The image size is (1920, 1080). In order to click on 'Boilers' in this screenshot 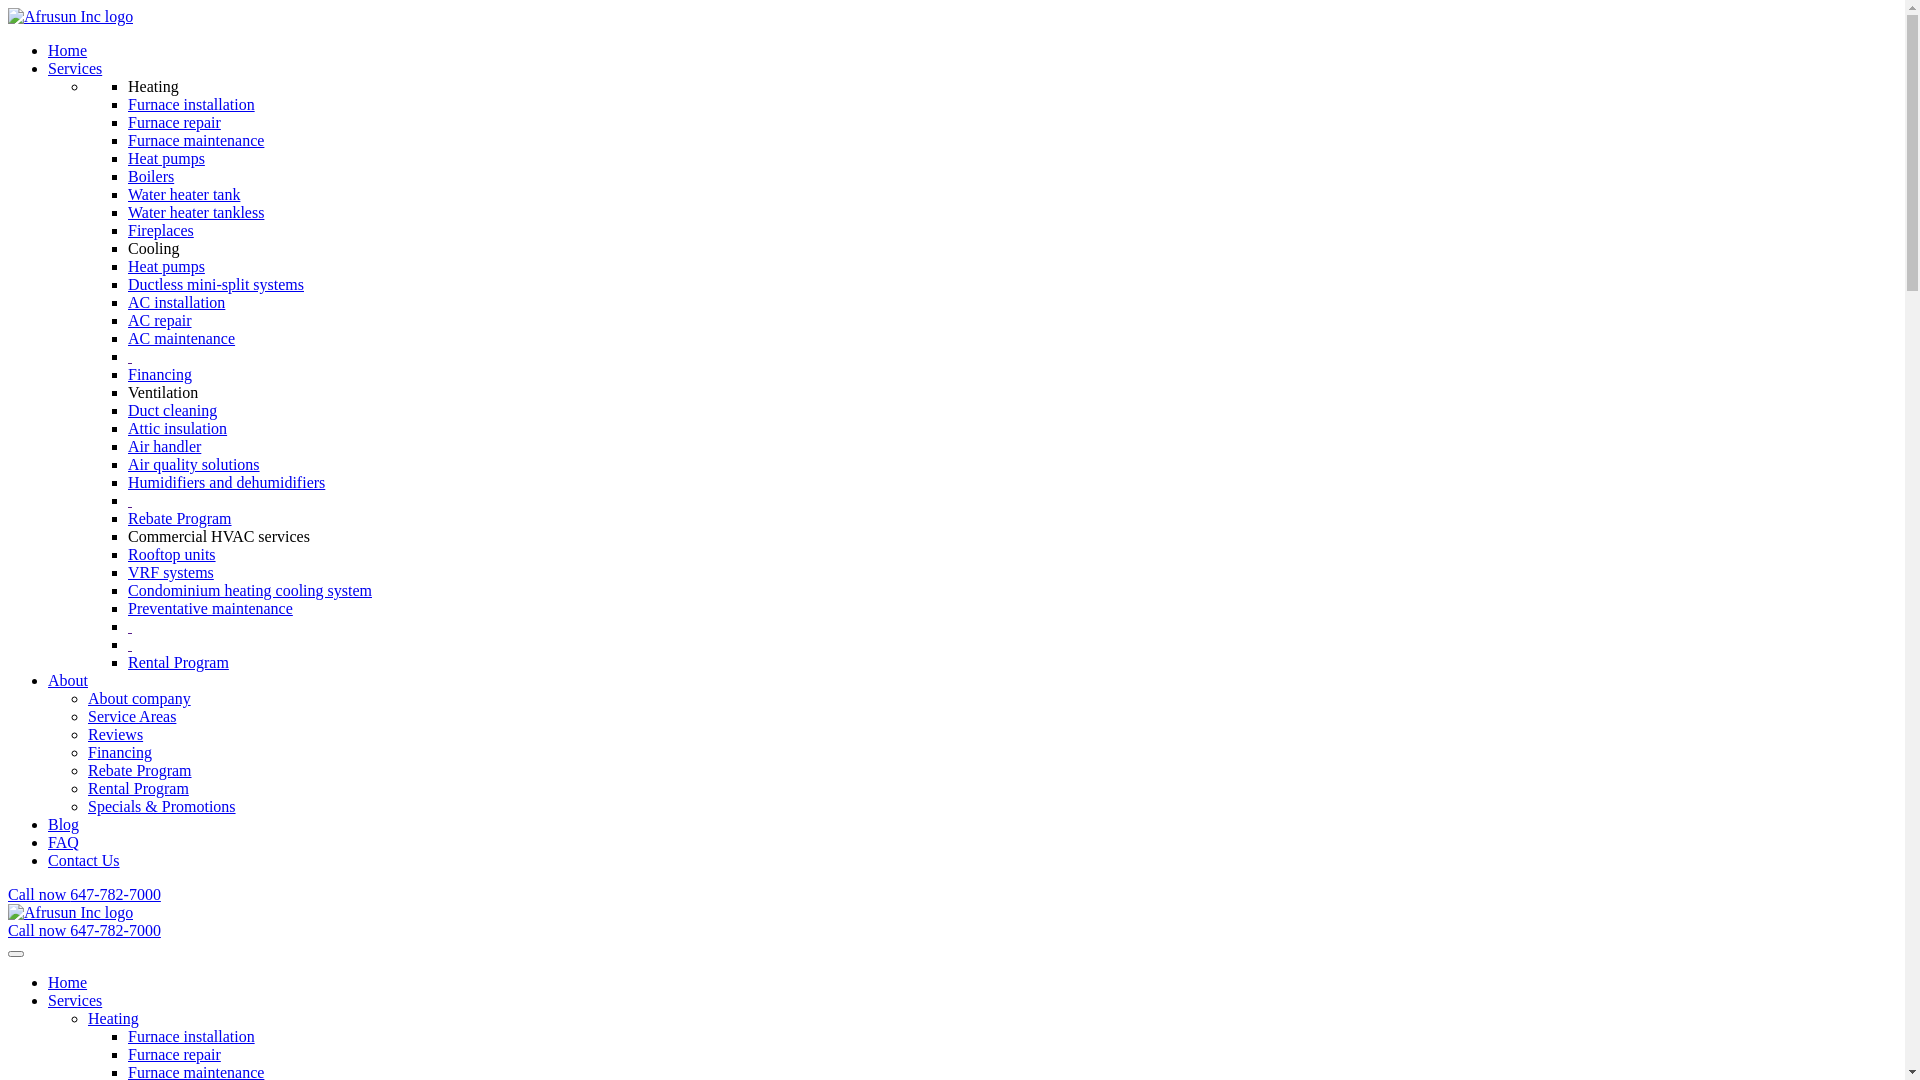, I will do `click(149, 175)`.